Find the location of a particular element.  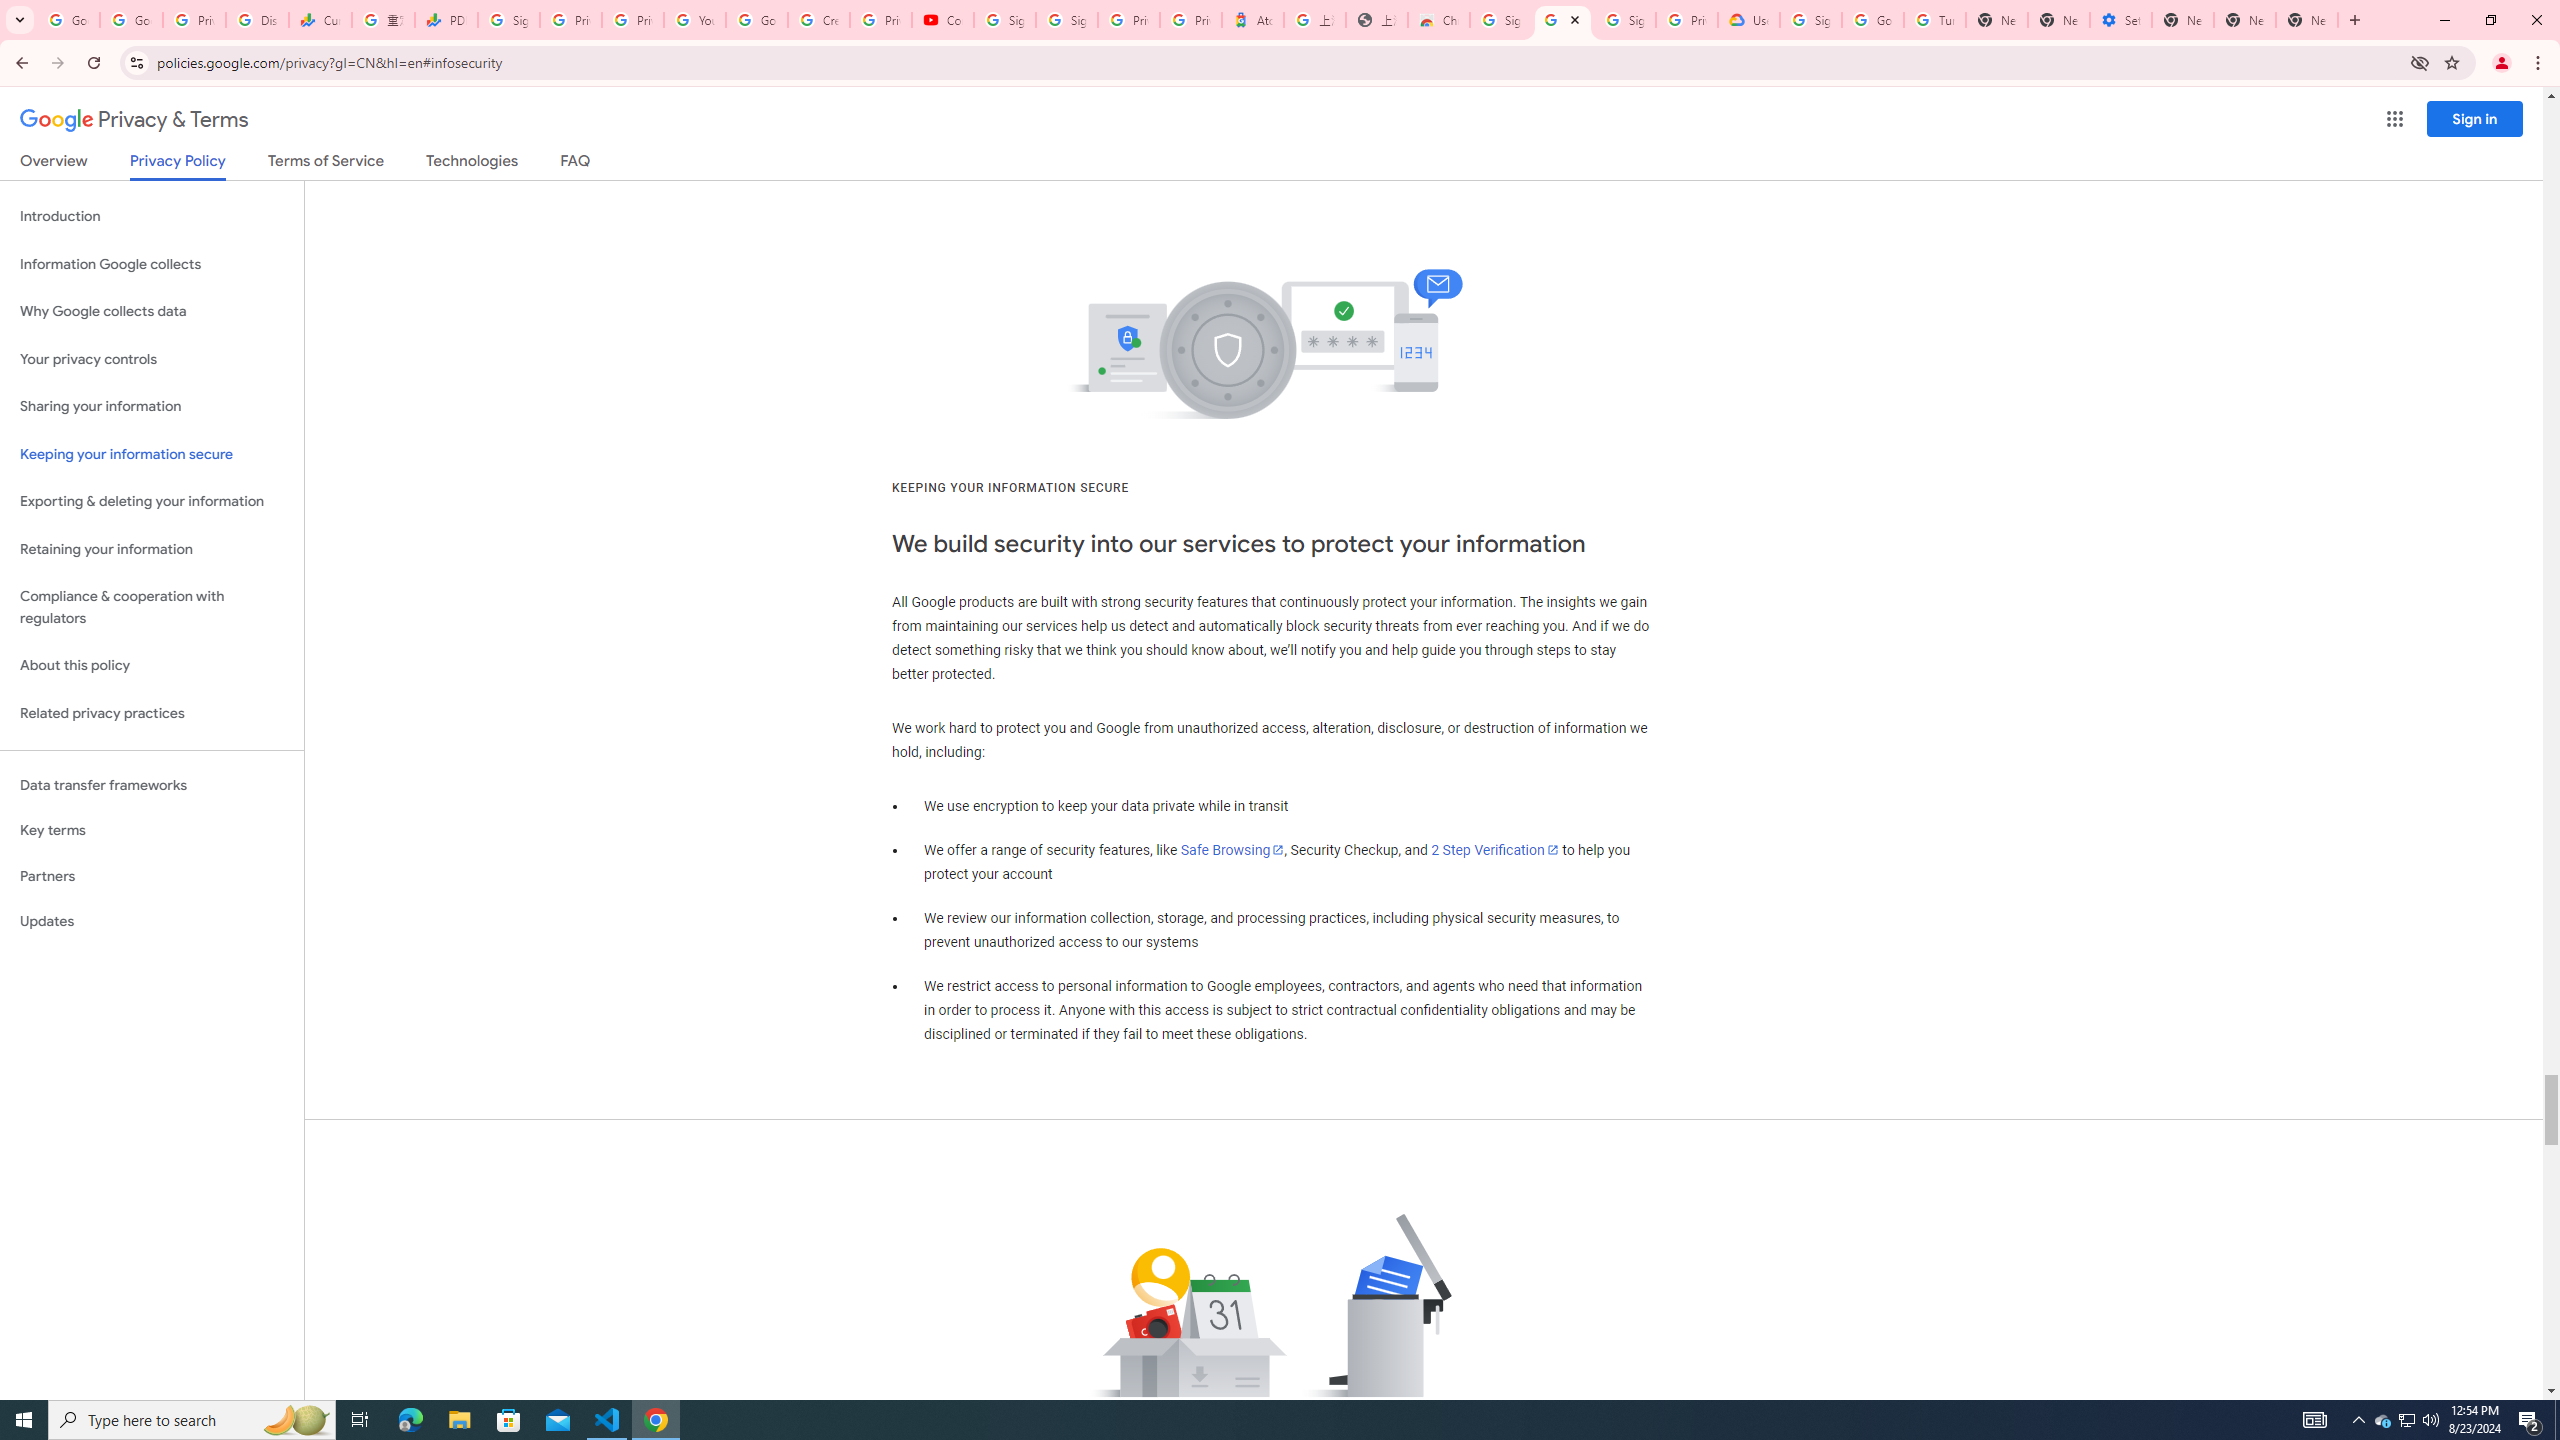

'Information Google collects' is located at coordinates (151, 264).